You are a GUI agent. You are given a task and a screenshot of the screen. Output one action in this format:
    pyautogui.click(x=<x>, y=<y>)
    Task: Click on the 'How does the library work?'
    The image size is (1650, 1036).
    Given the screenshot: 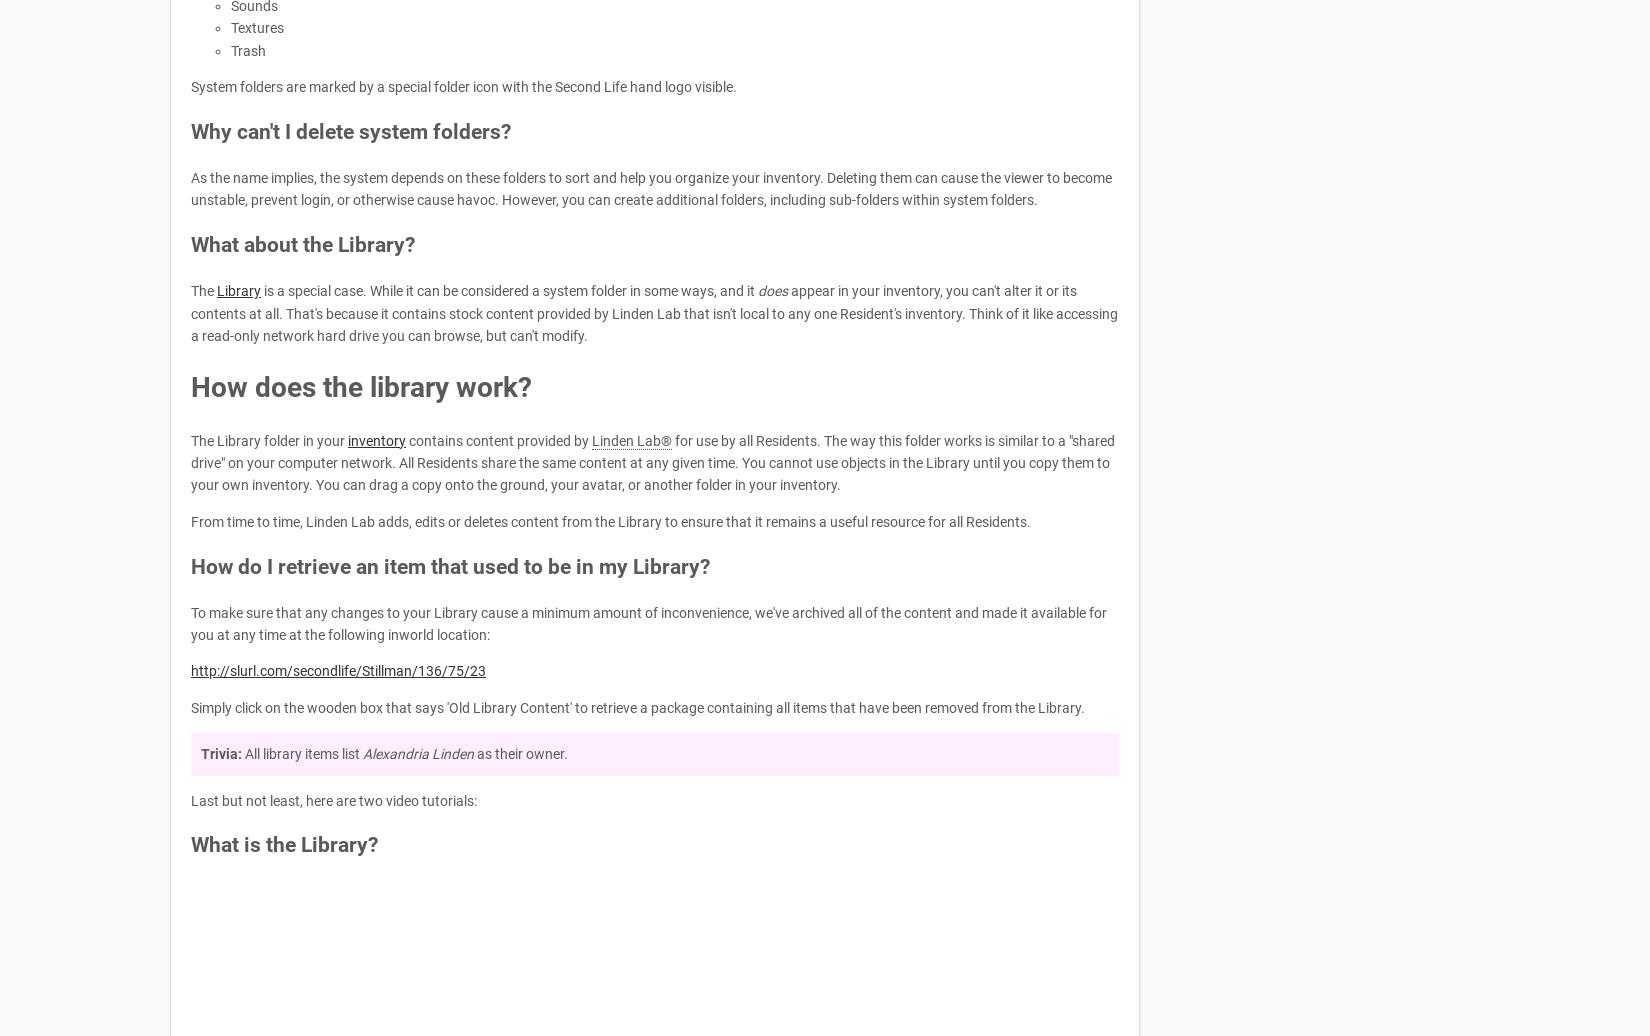 What is the action you would take?
    pyautogui.click(x=191, y=387)
    